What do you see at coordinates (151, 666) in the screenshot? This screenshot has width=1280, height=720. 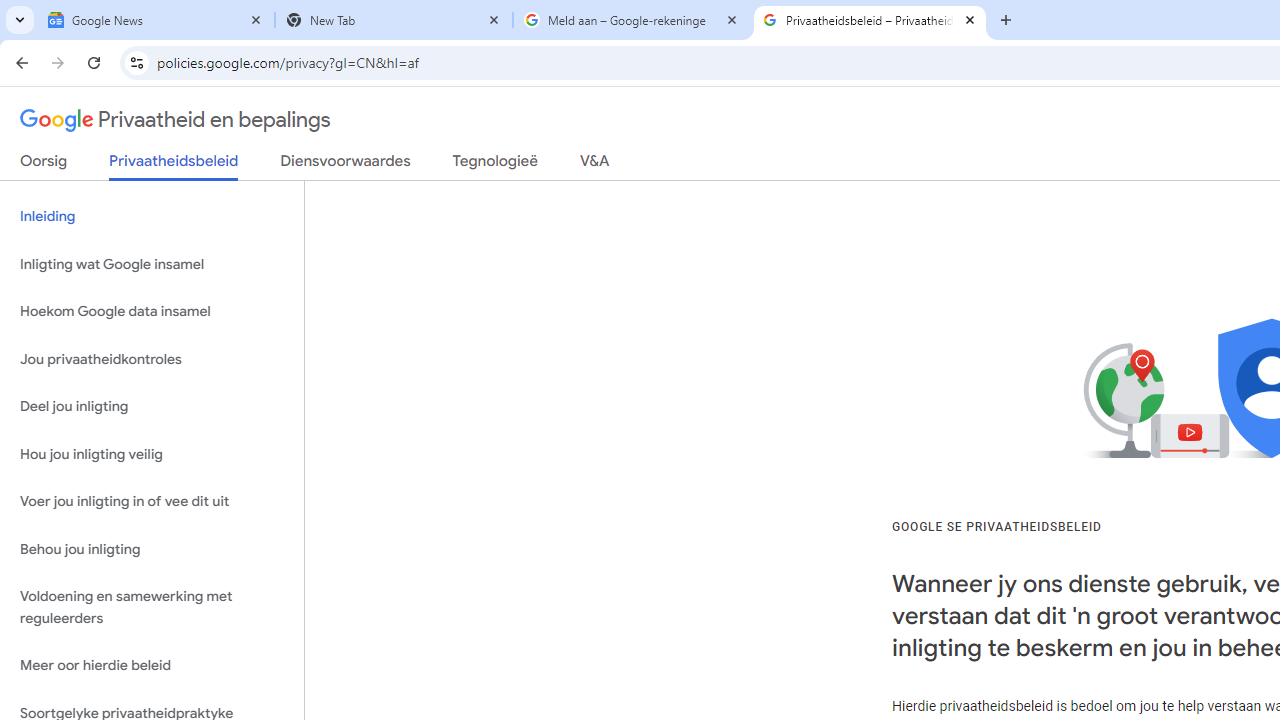 I see `'Meer oor hierdie beleid'` at bounding box center [151, 666].